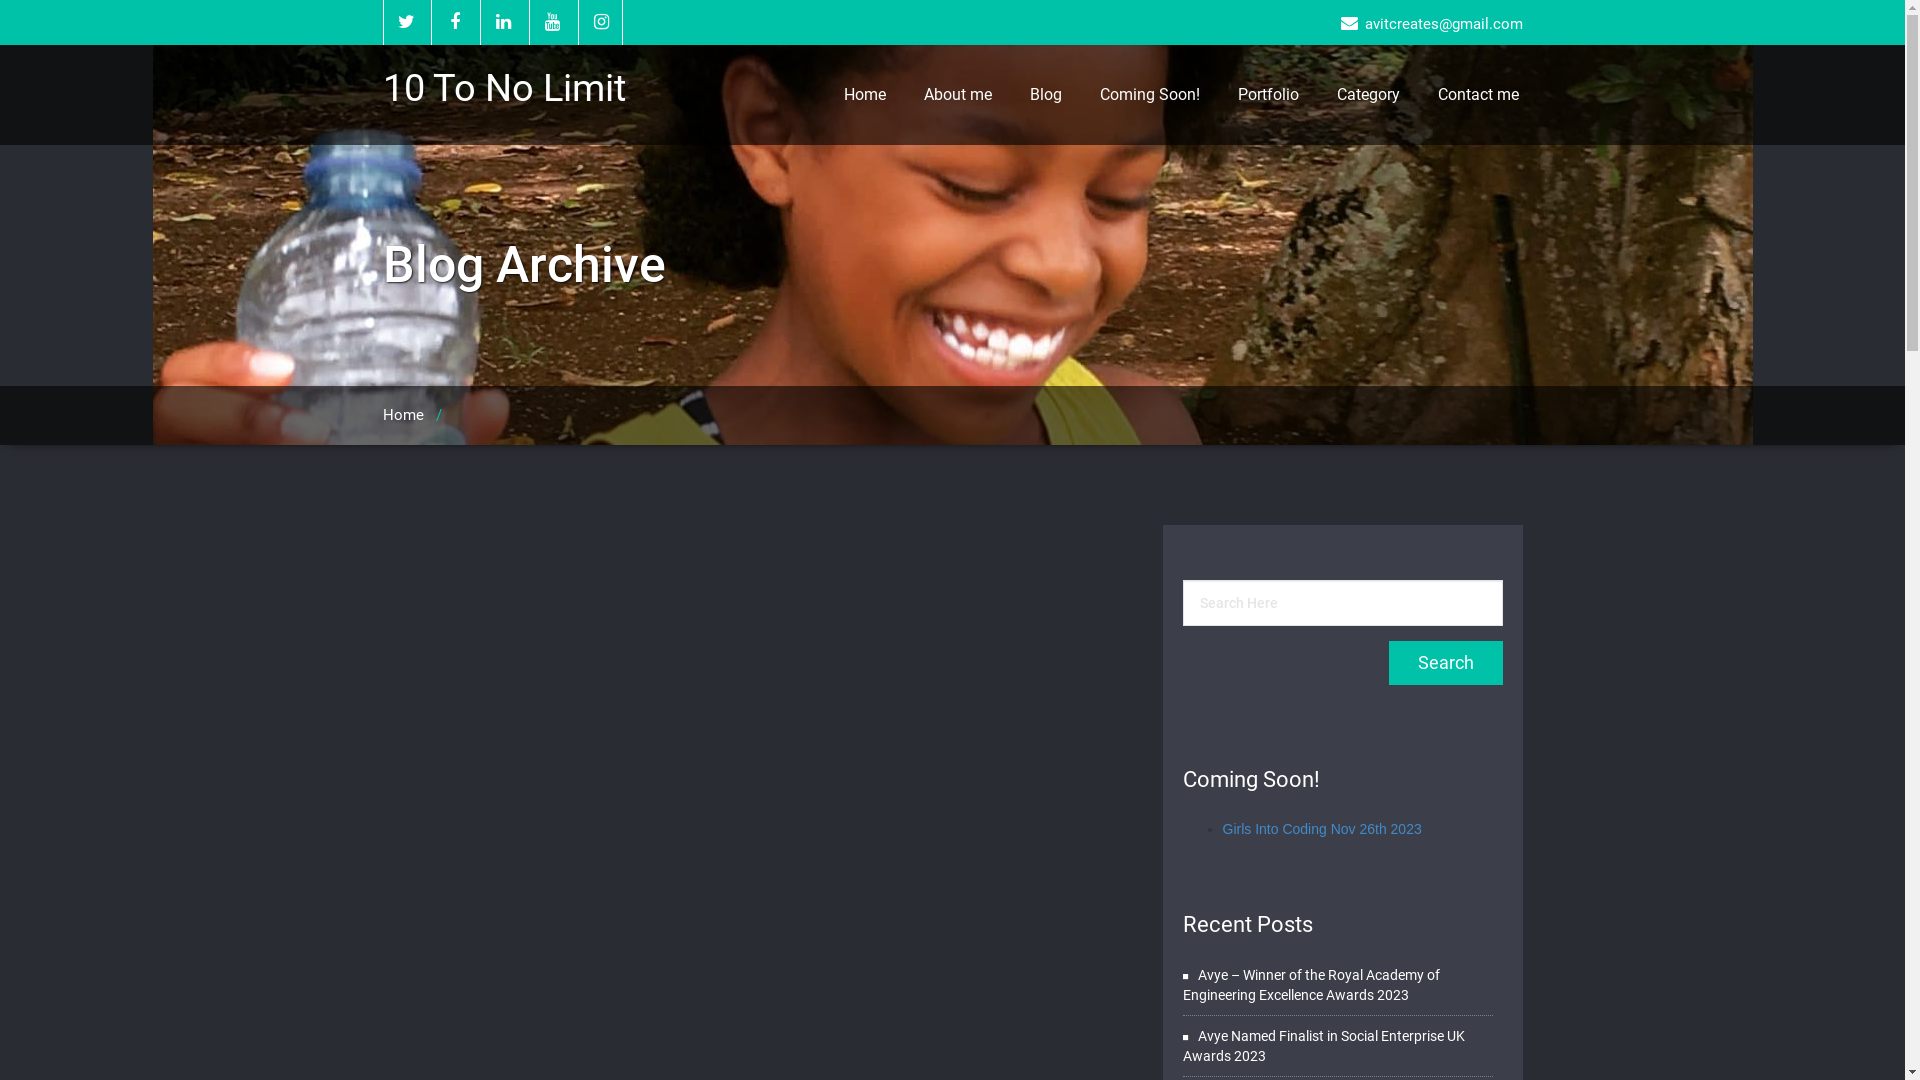 The width and height of the screenshot is (1920, 1080). What do you see at coordinates (1323, 1044) in the screenshot?
I see `'Avye Named Finalist in Social Enterprise UK Awards 2023'` at bounding box center [1323, 1044].